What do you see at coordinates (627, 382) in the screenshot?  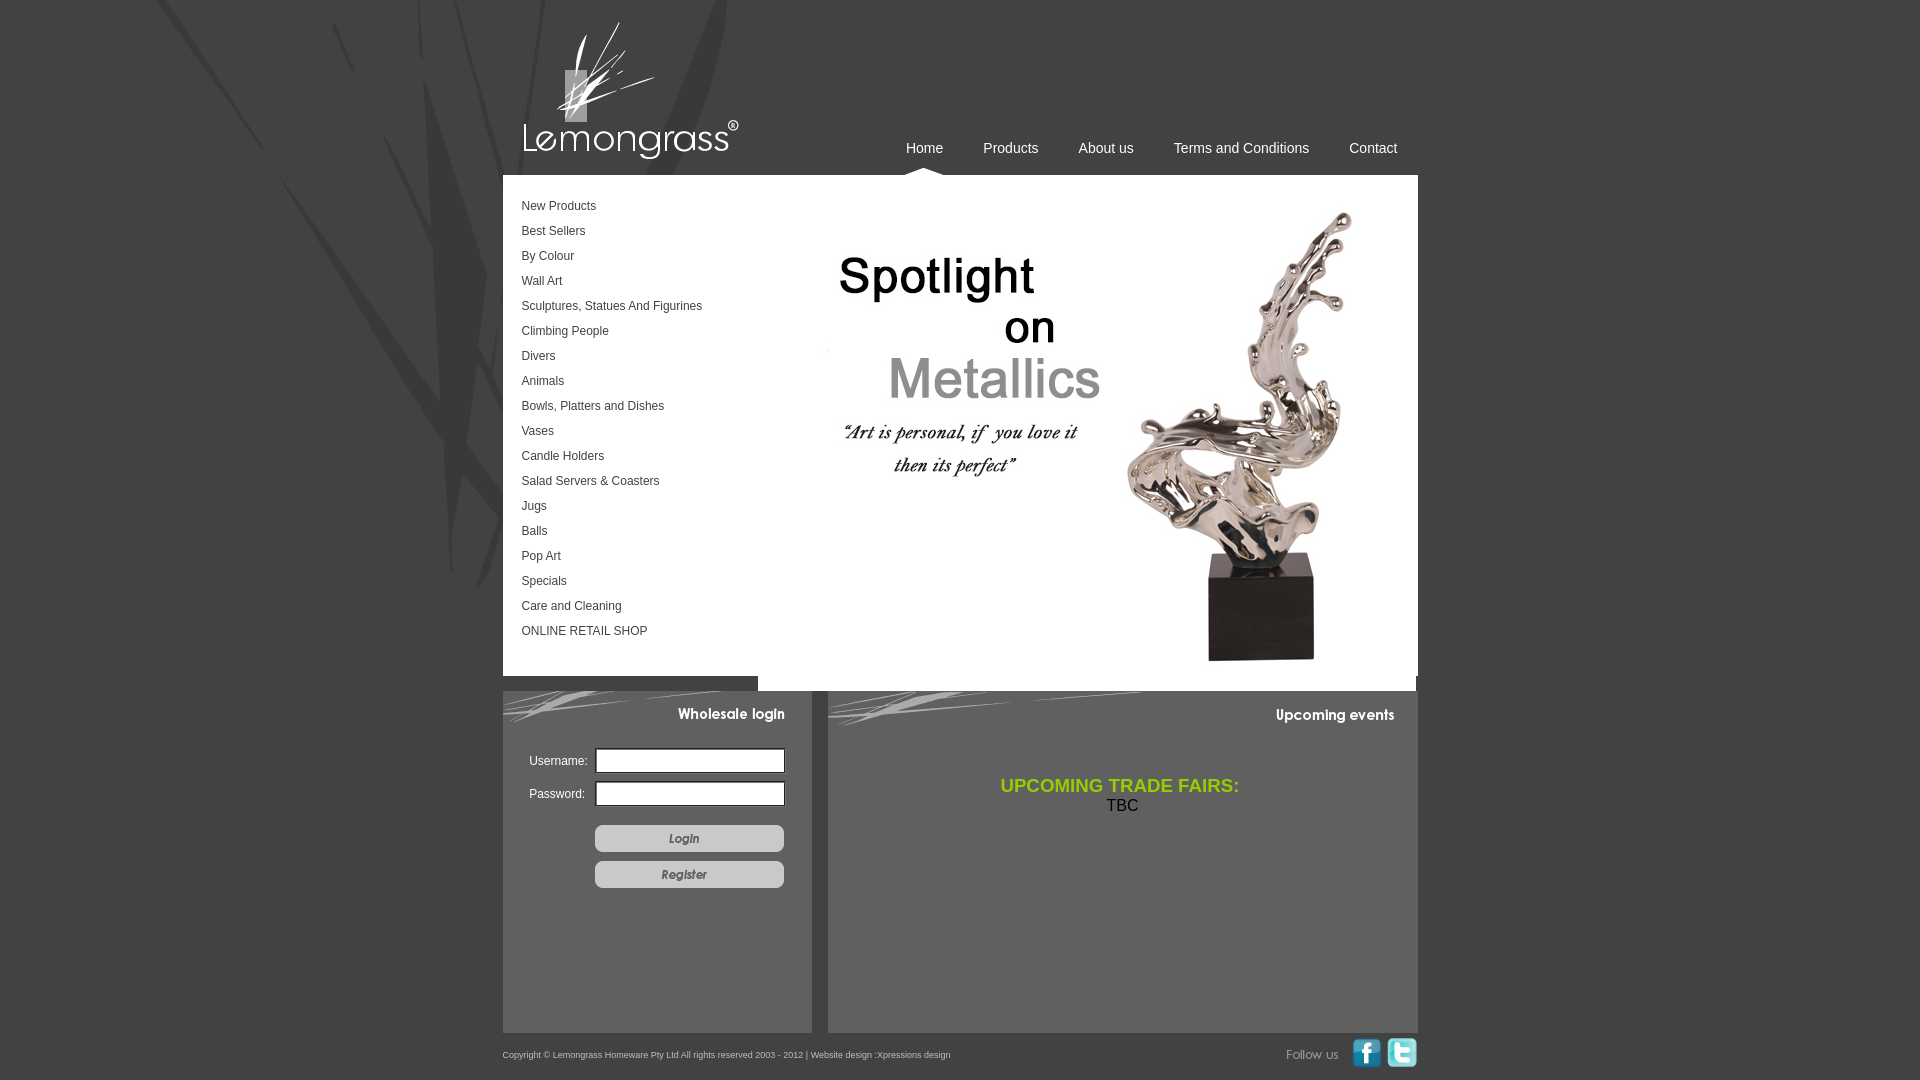 I see `'Animals'` at bounding box center [627, 382].